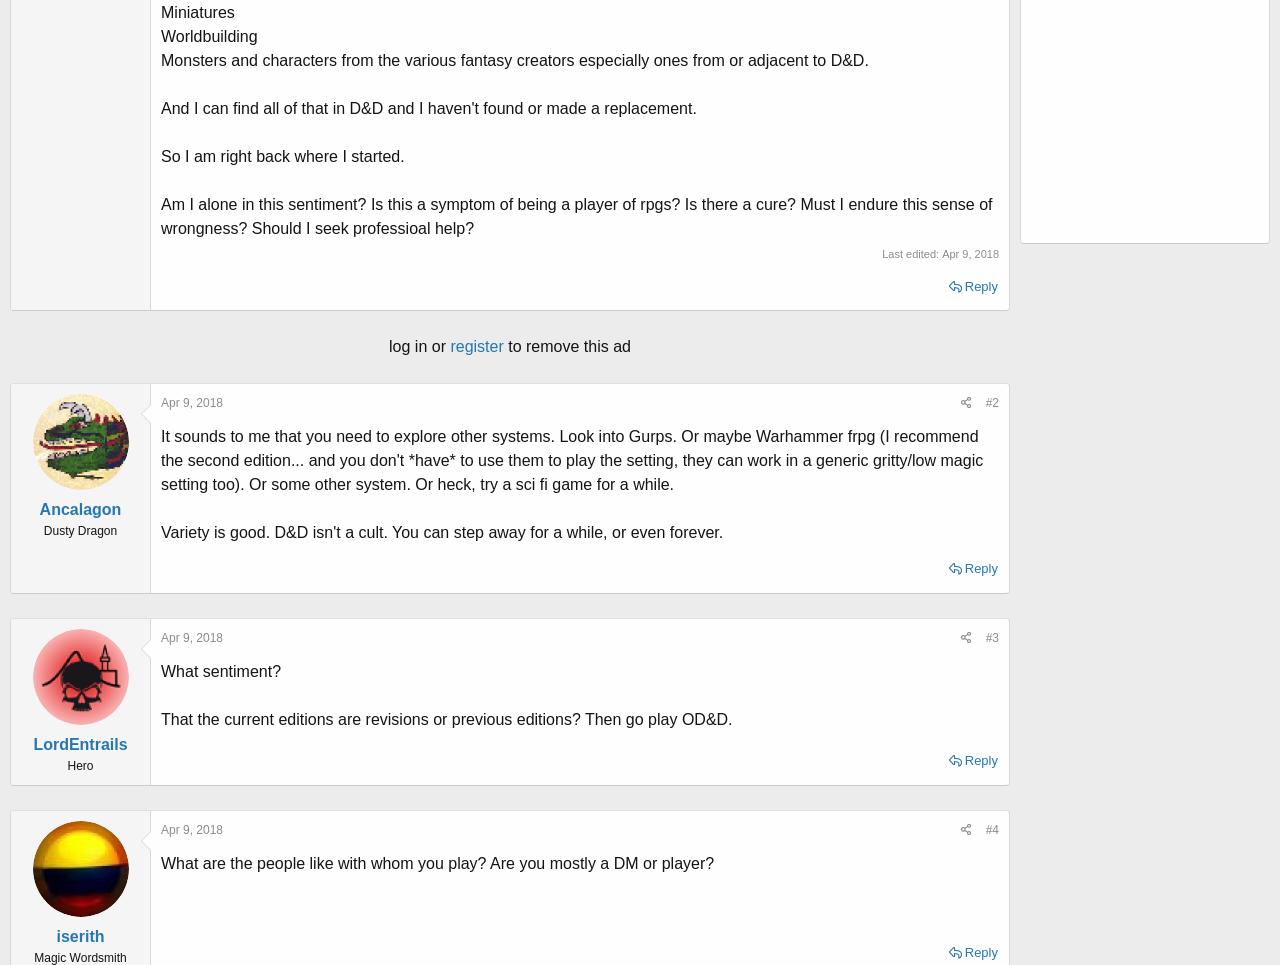 This screenshot has height=965, width=1280. Describe the element at coordinates (209, 34) in the screenshot. I see `'Worldbuilding'` at that location.